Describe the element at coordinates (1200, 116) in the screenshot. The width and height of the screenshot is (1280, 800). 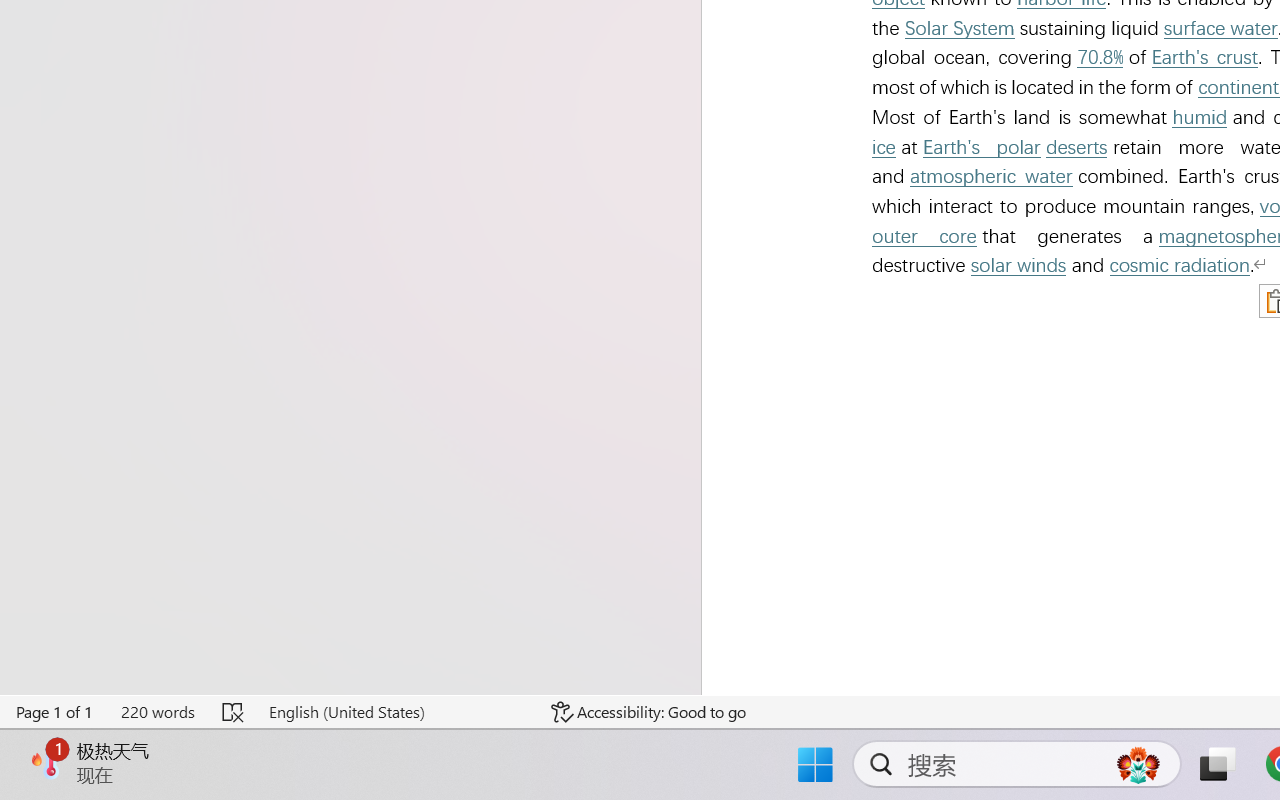
I see `'humid'` at that location.